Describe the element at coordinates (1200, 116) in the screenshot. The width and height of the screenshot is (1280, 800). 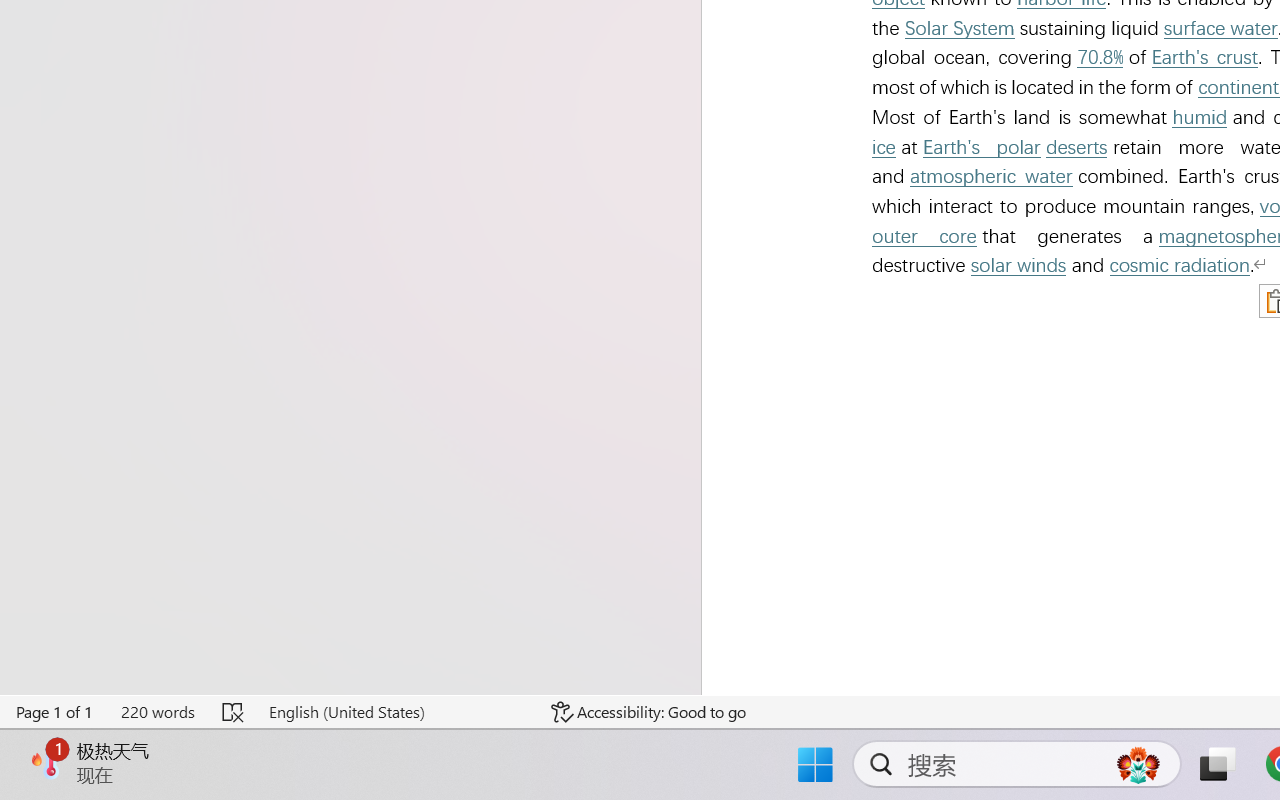
I see `'humid'` at that location.